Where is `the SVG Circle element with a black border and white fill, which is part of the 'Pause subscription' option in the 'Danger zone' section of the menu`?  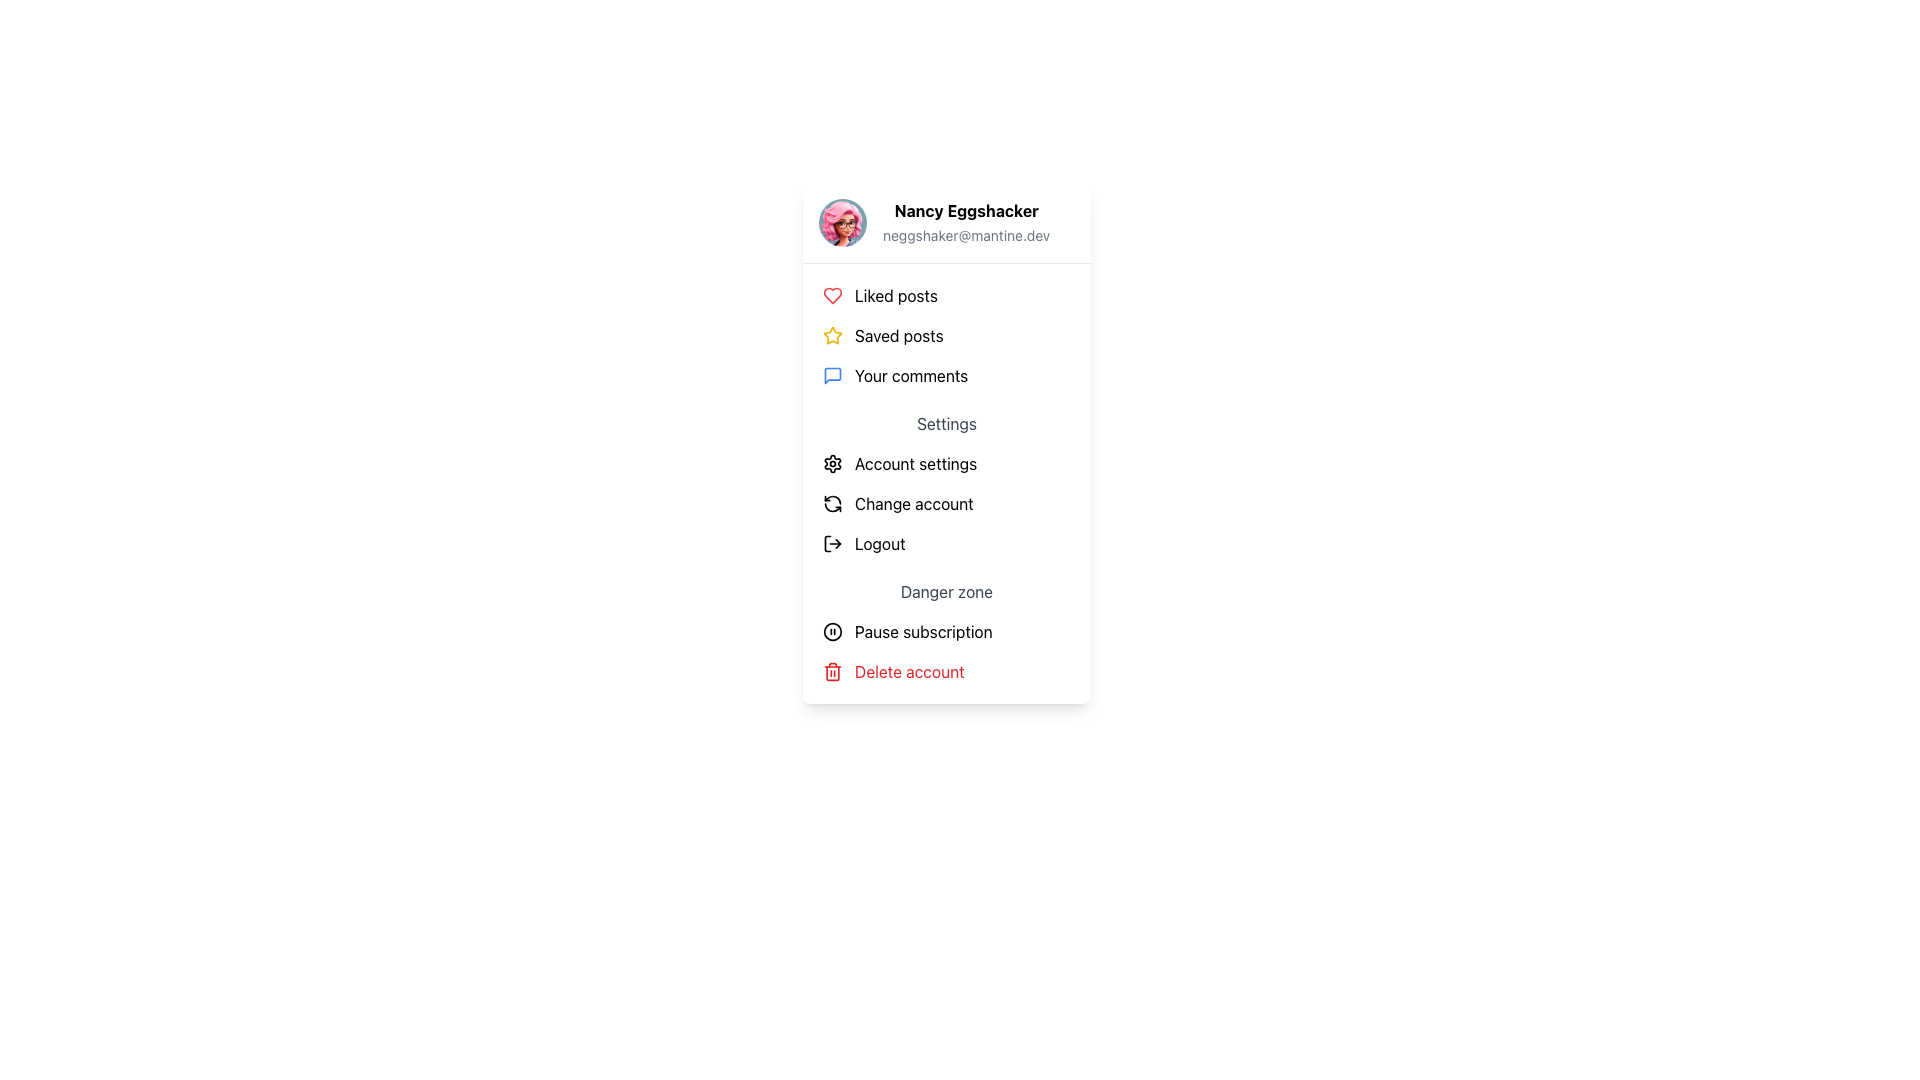 the SVG Circle element with a black border and white fill, which is part of the 'Pause subscription' option in the 'Danger zone' section of the menu is located at coordinates (833, 632).